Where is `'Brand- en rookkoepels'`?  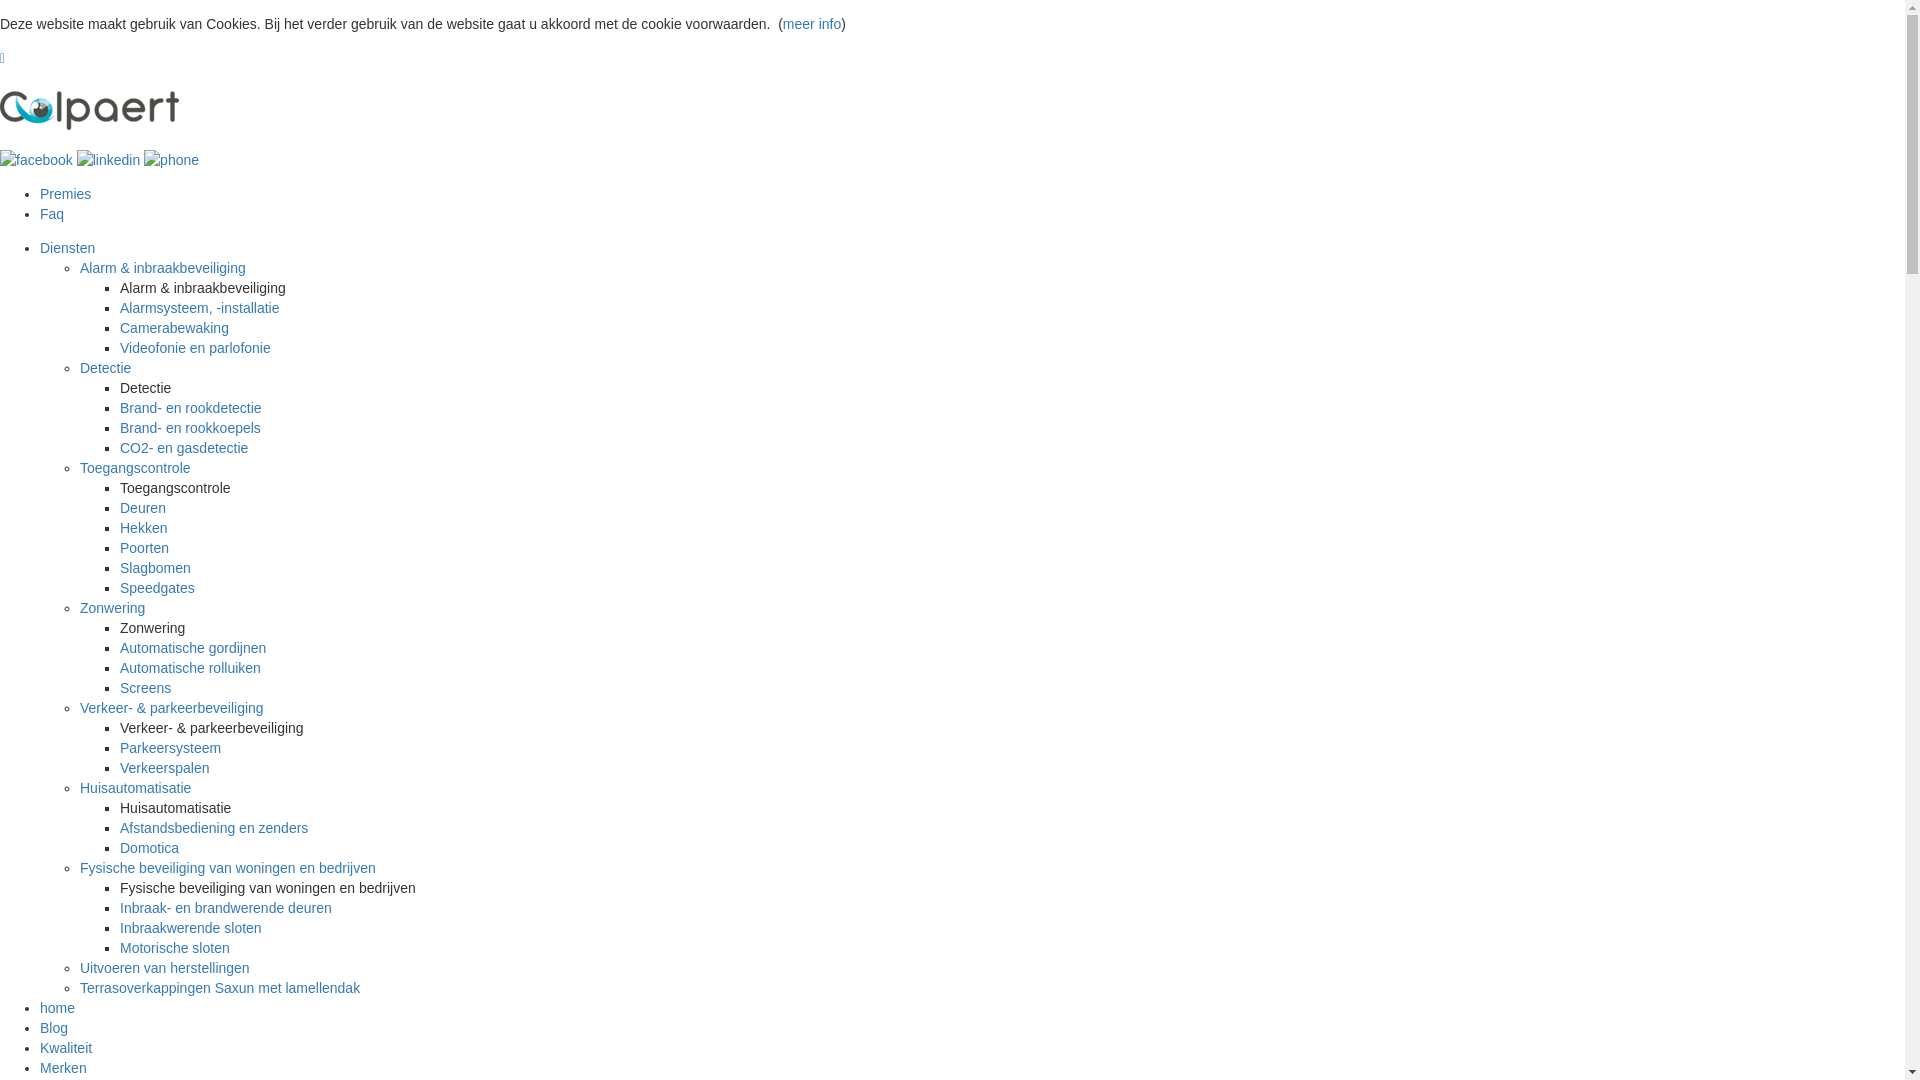
'Brand- en rookkoepels' is located at coordinates (190, 427).